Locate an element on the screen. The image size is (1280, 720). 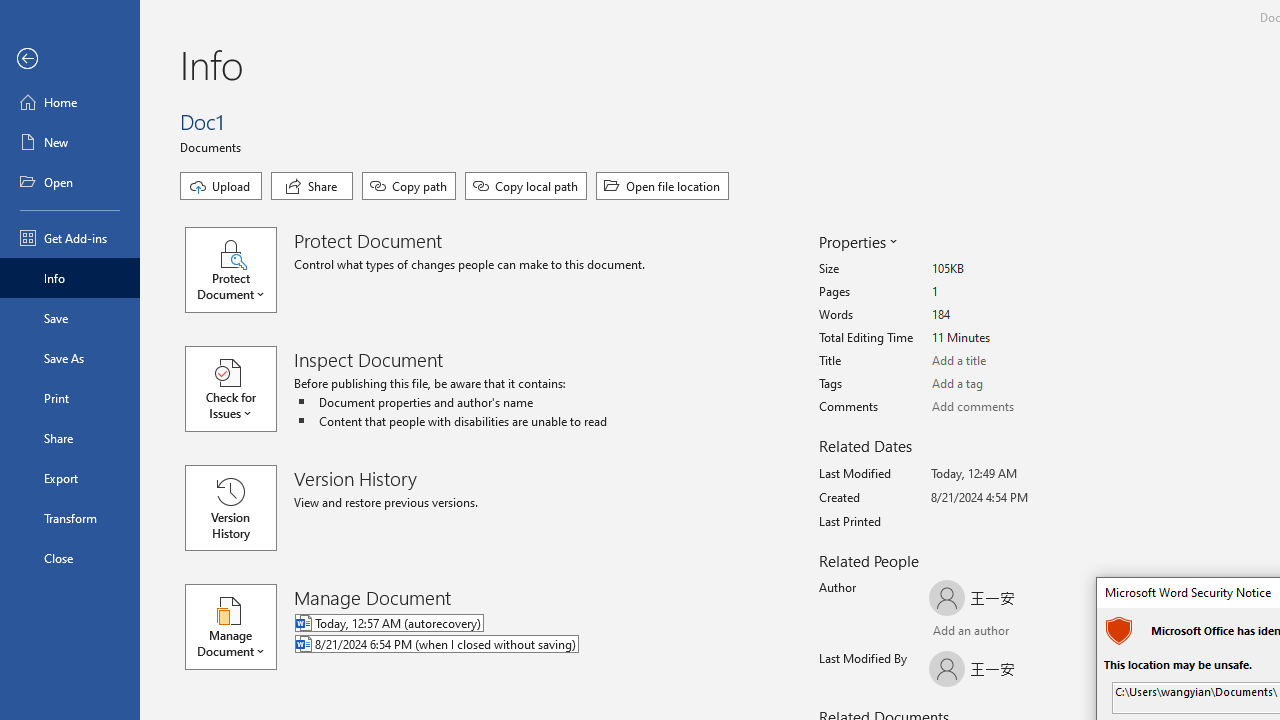
'Check for Issues' is located at coordinates (240, 389).